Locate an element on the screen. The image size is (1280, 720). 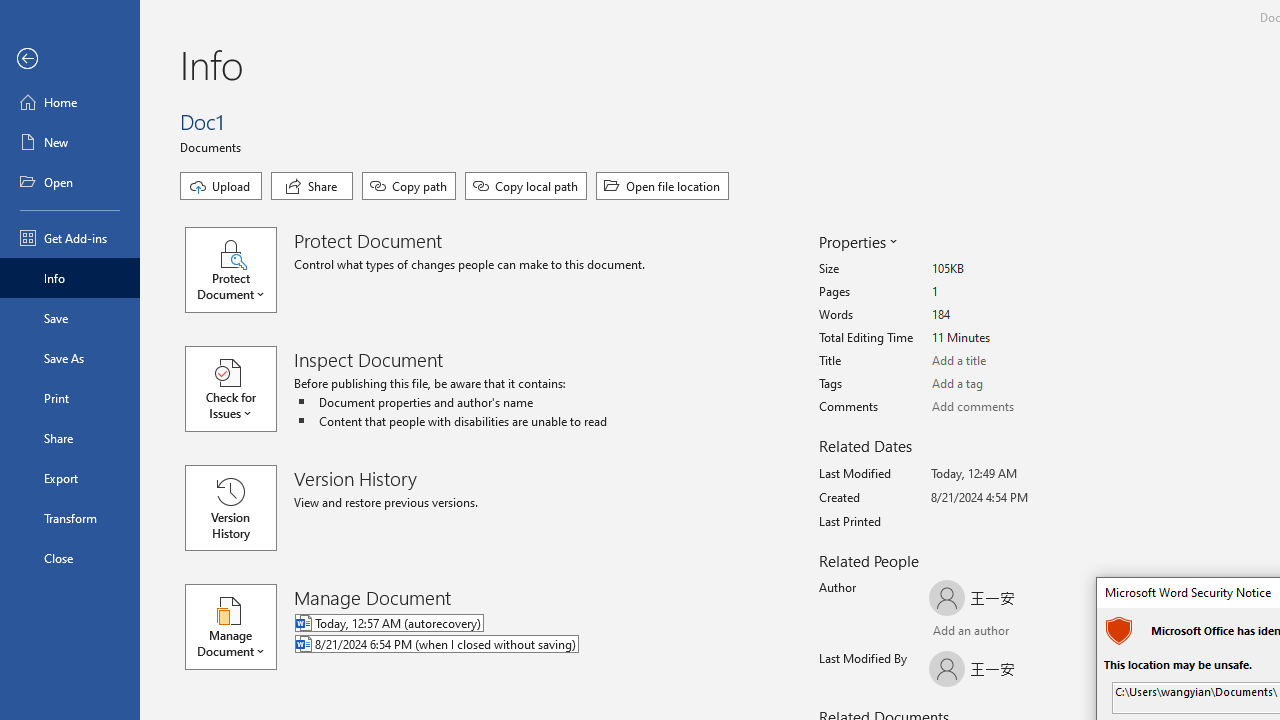
'Check for Issues' is located at coordinates (240, 389).